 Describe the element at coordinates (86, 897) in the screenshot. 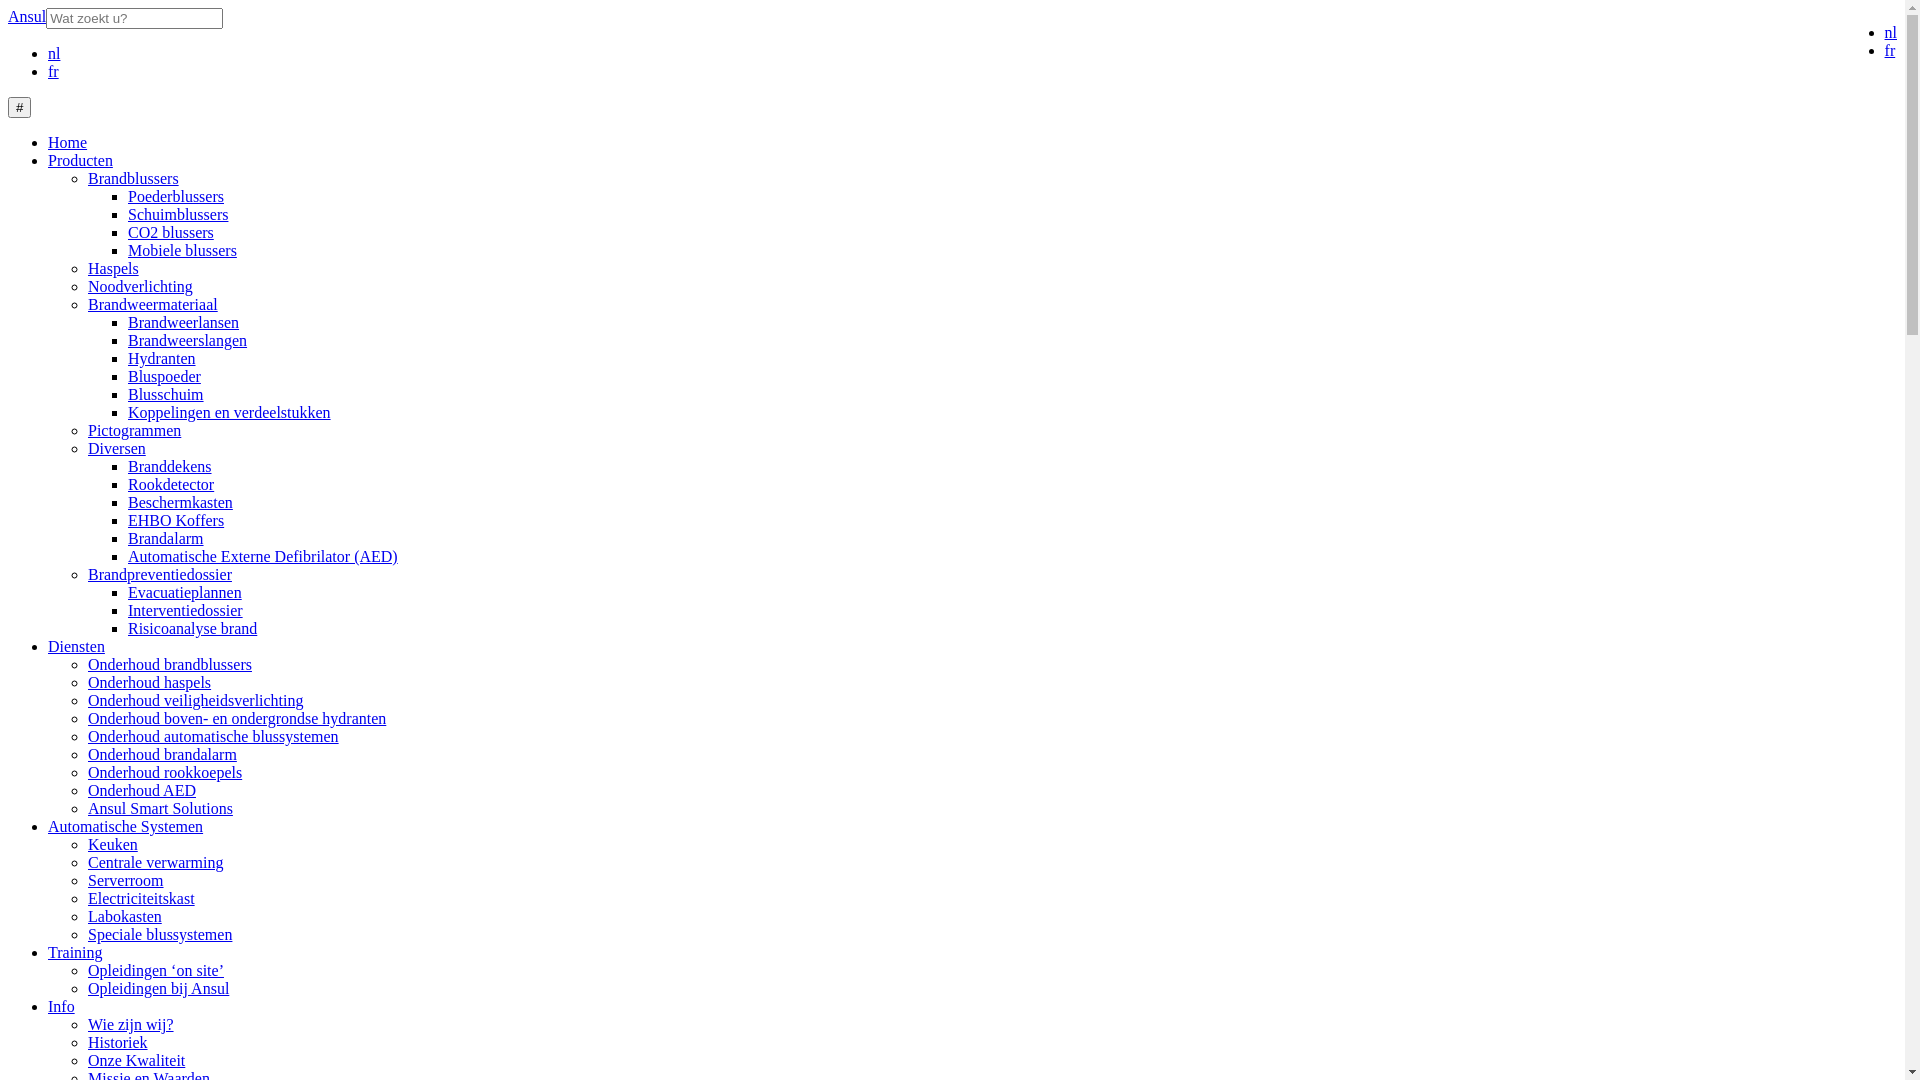

I see `'Electriciteitskast'` at that location.